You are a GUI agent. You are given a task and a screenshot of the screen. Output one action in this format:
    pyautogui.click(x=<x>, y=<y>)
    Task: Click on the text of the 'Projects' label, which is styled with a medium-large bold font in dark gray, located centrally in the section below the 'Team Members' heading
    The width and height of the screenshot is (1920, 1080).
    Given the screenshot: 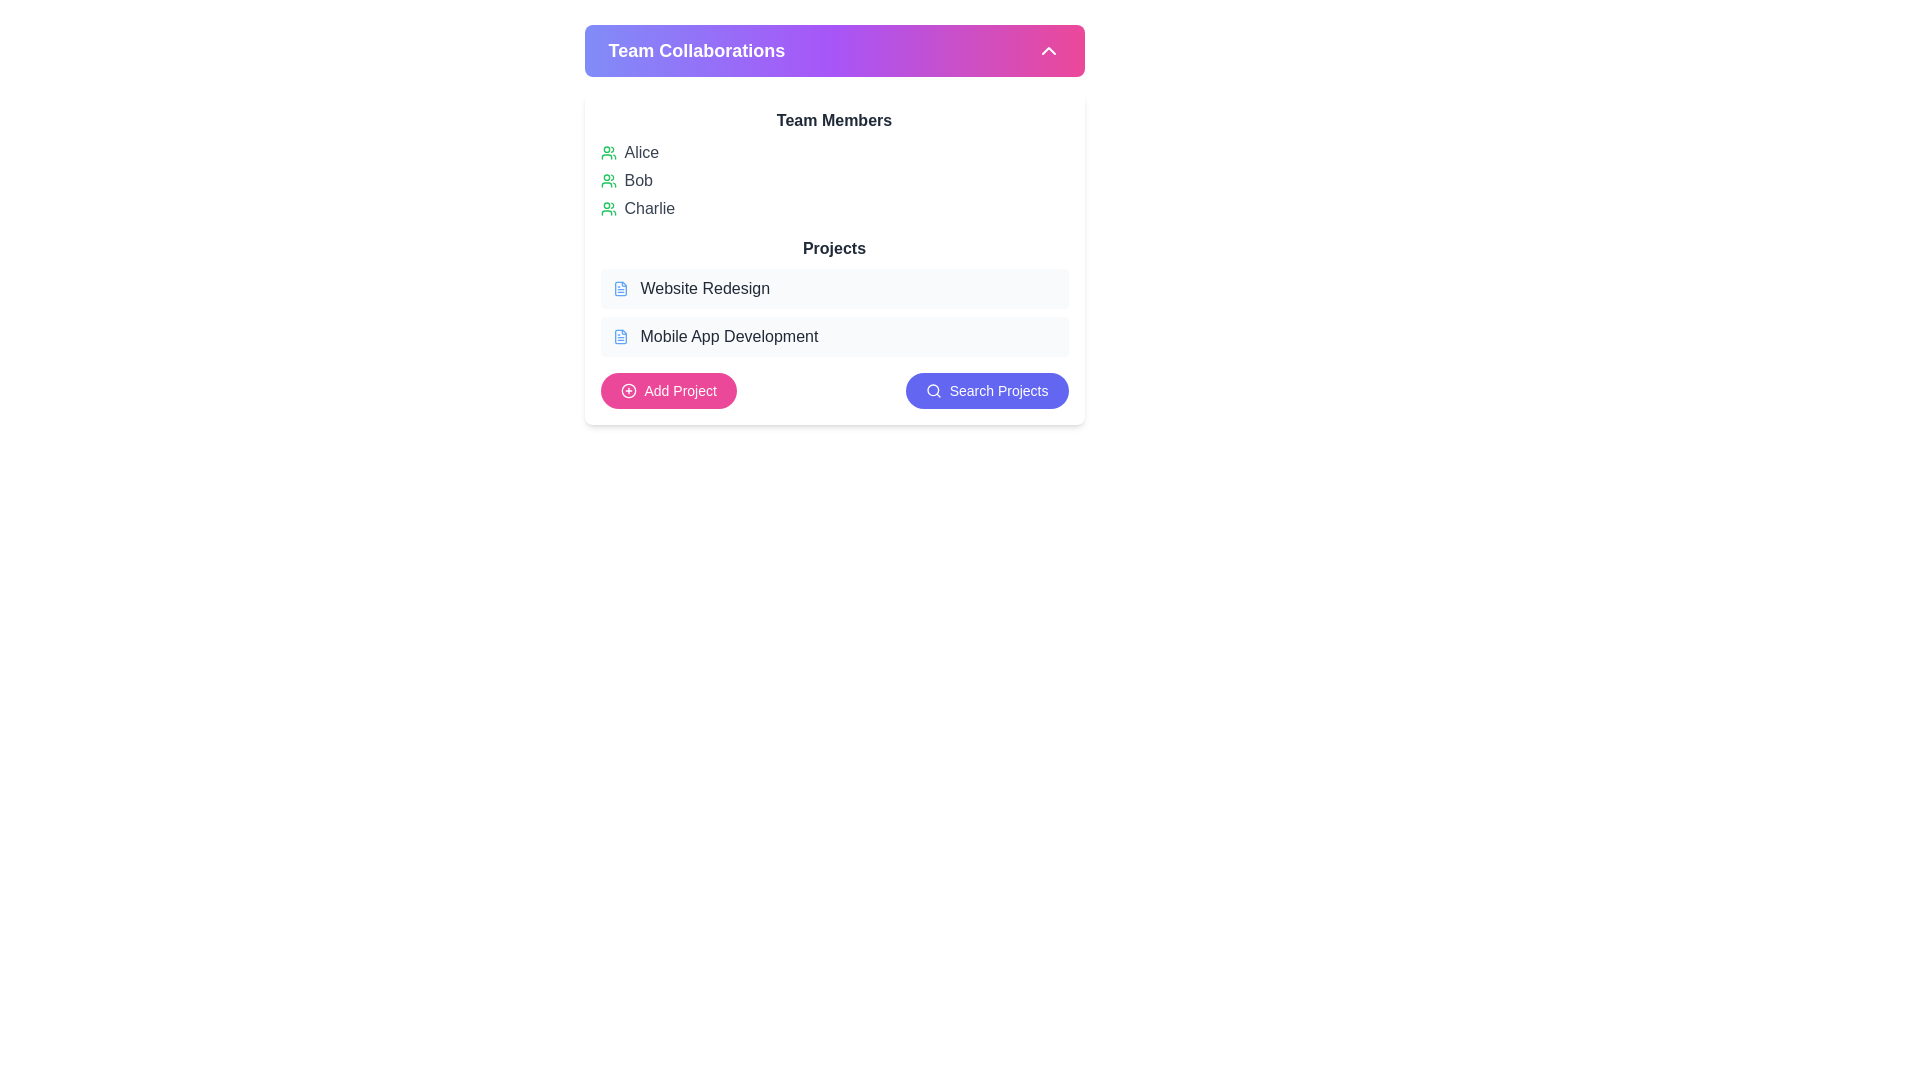 What is the action you would take?
    pyautogui.click(x=834, y=248)
    